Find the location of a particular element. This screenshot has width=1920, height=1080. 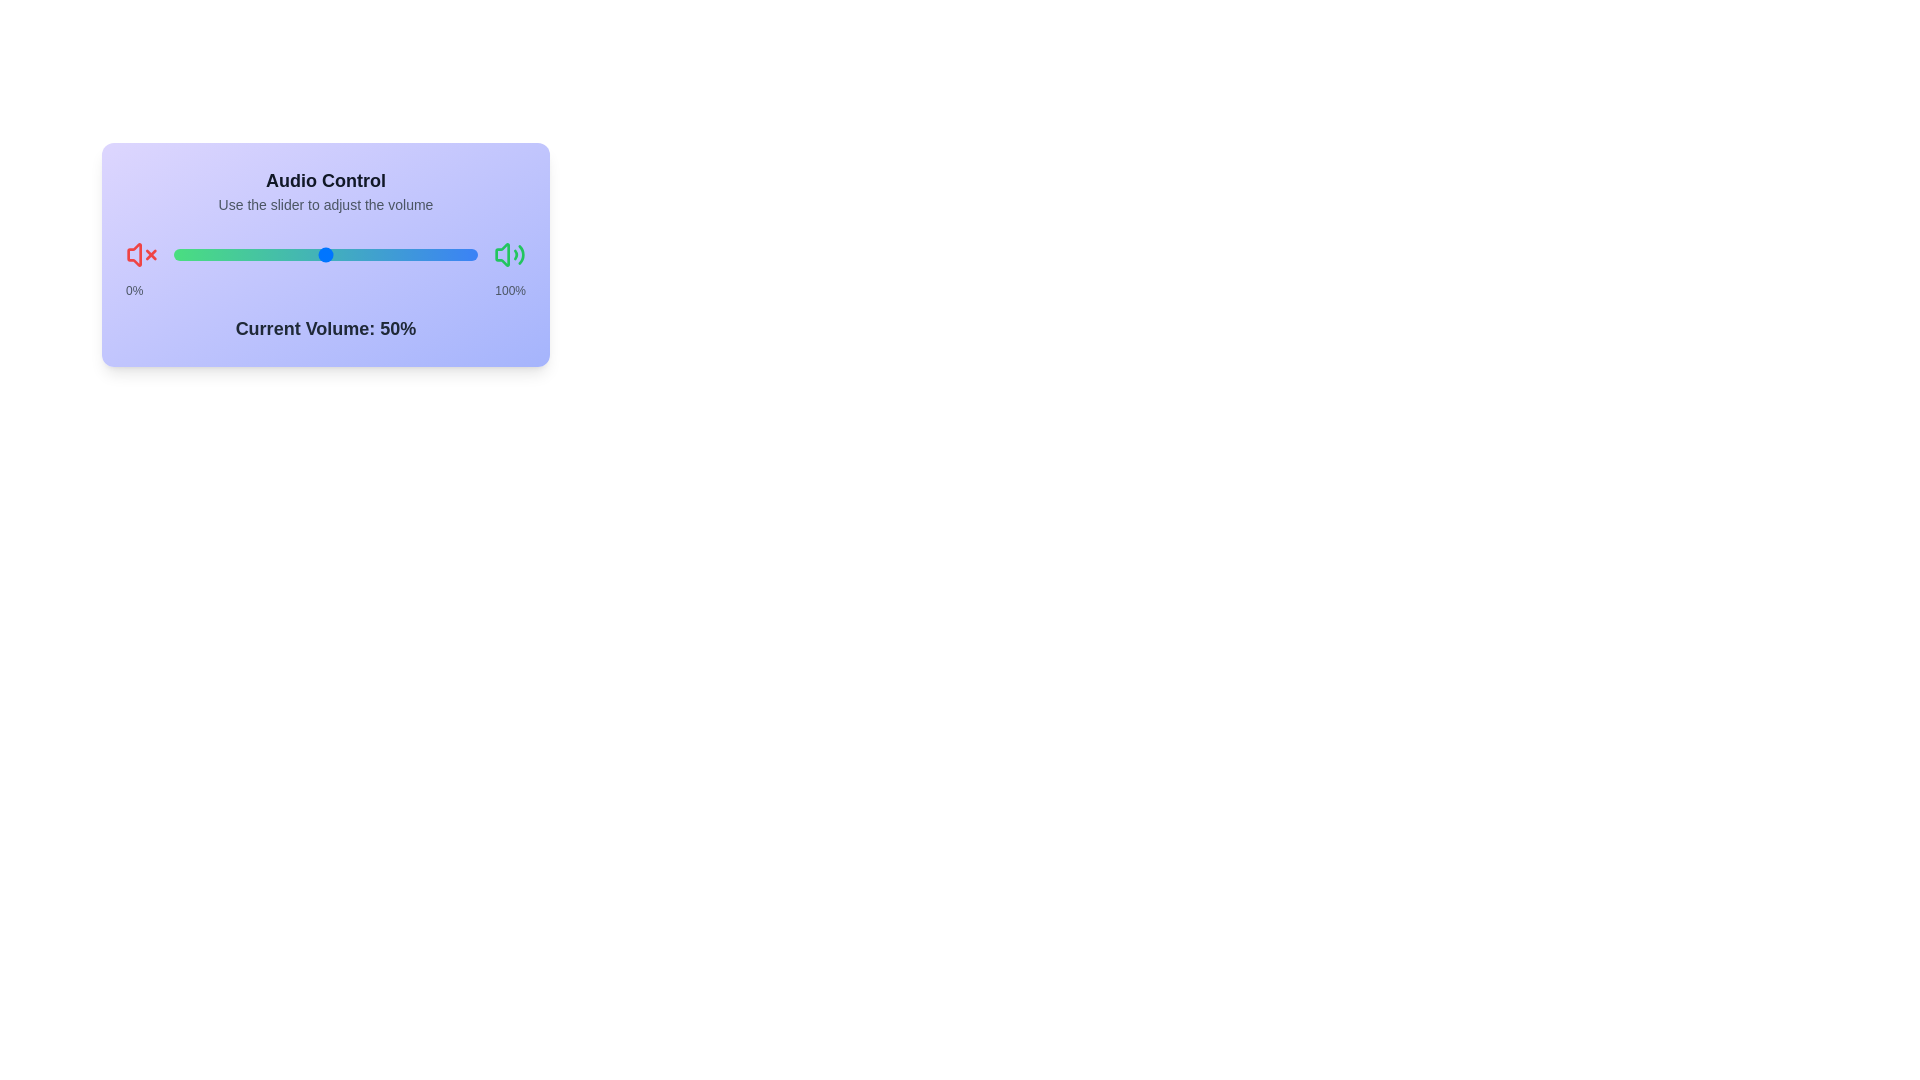

the slider to set the volume to 44% is located at coordinates (173, 253).